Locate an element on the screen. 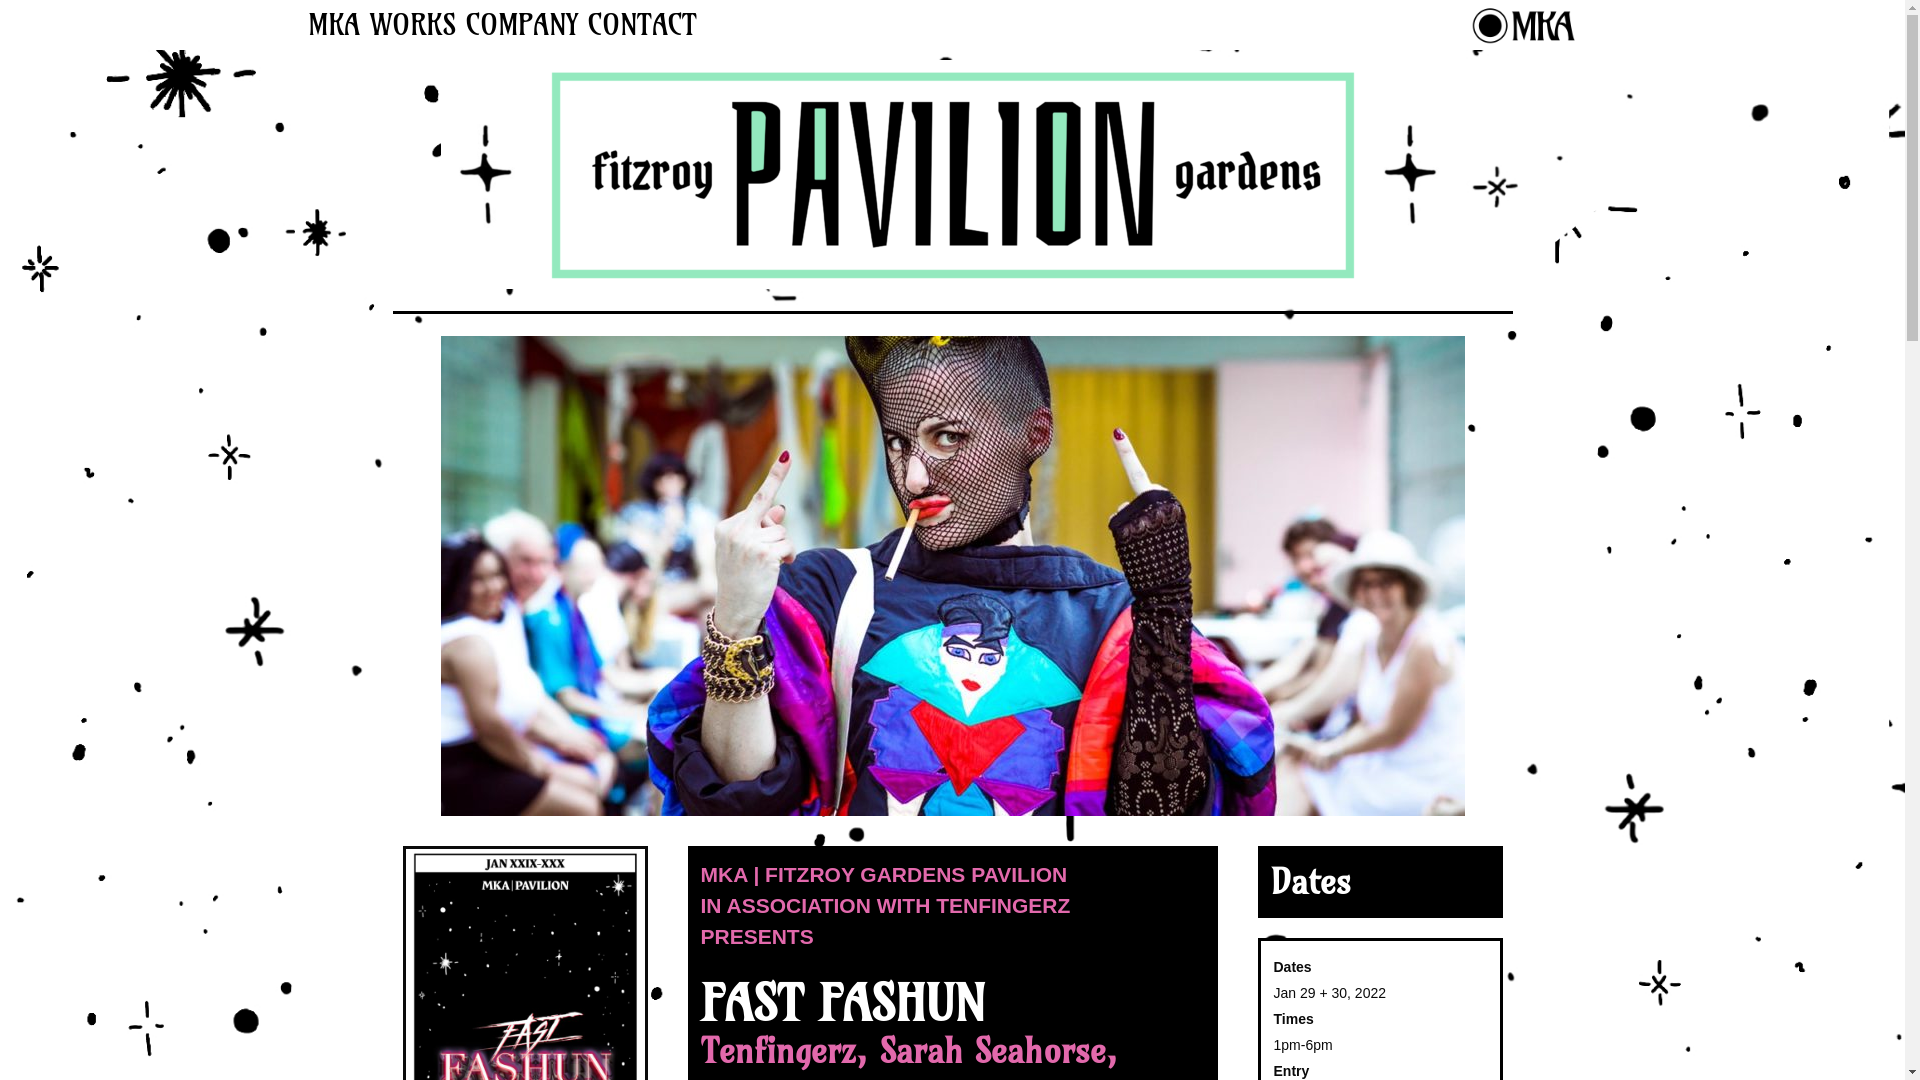  'COMPANY' is located at coordinates (459, 24).